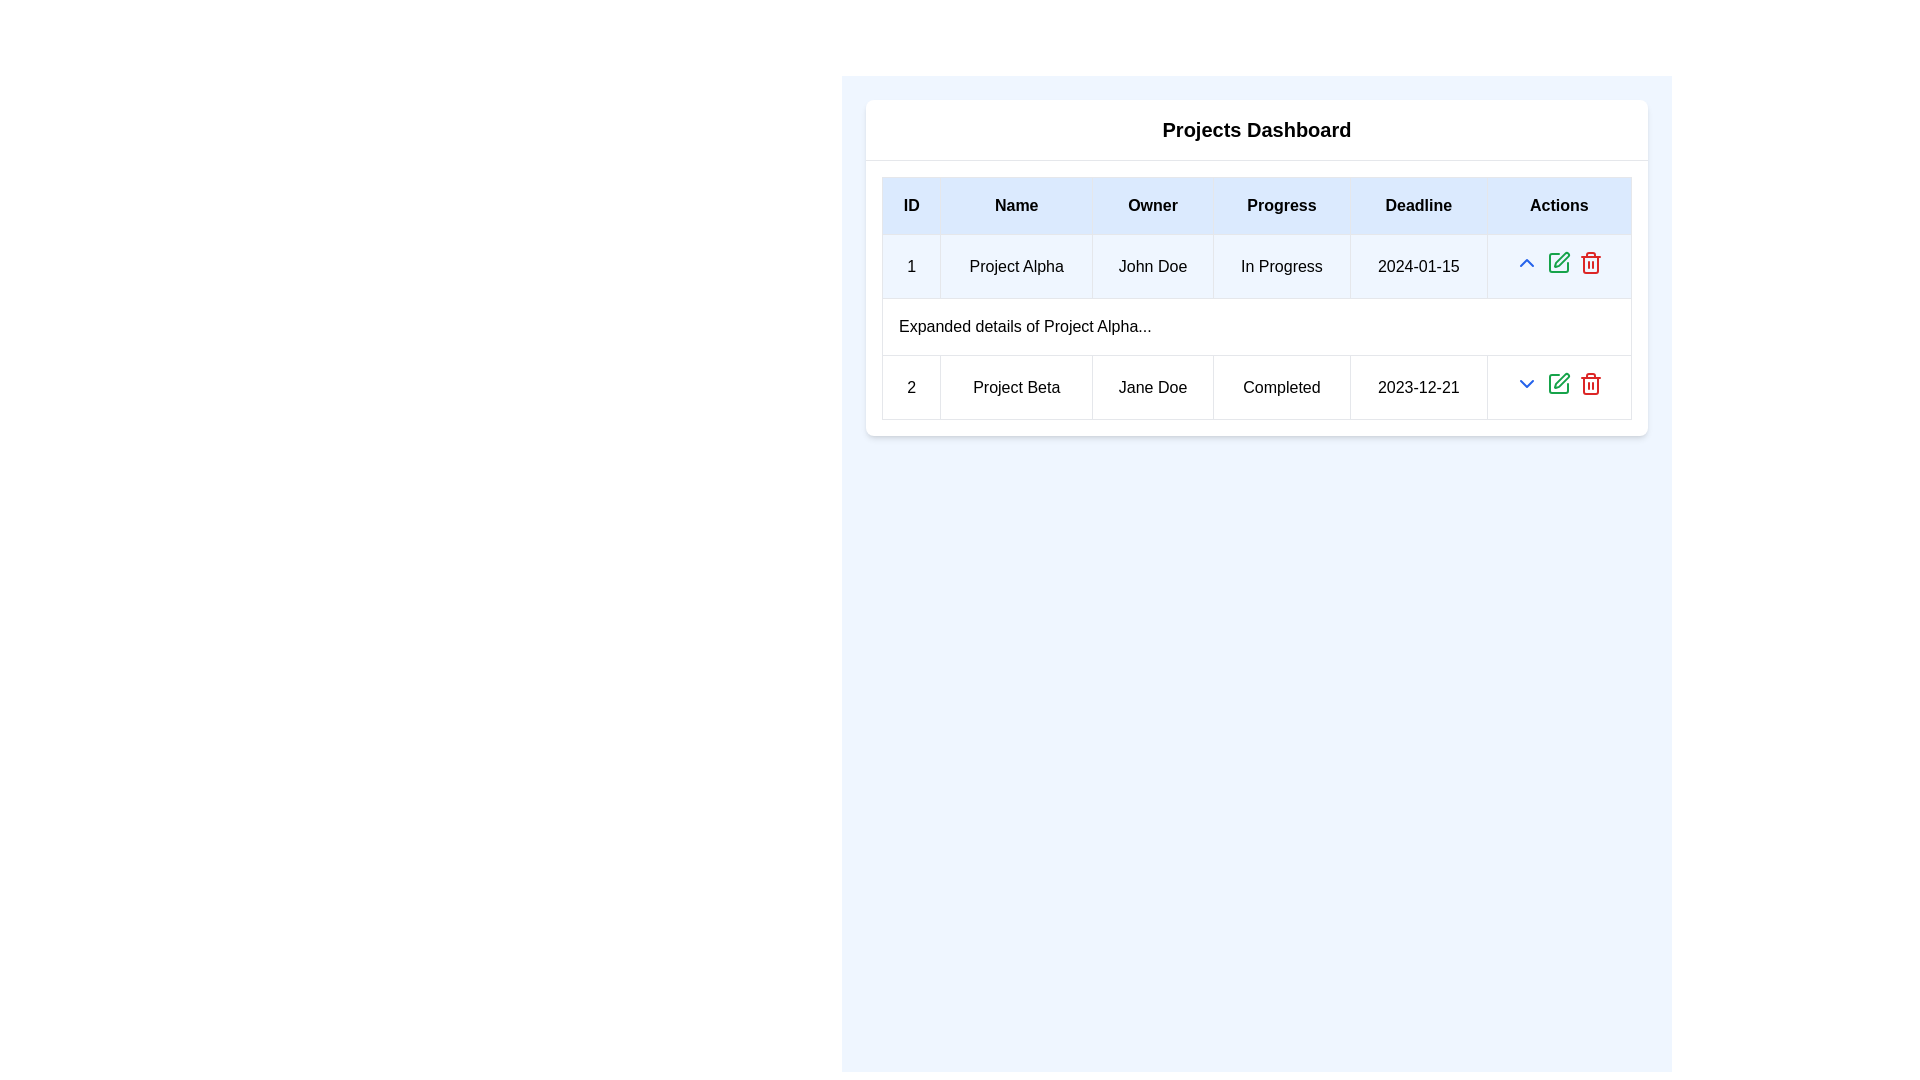 This screenshot has width=1920, height=1080. What do you see at coordinates (1590, 261) in the screenshot?
I see `the 'Delete' button located in the 'Actions' column of the second row of the projects table` at bounding box center [1590, 261].